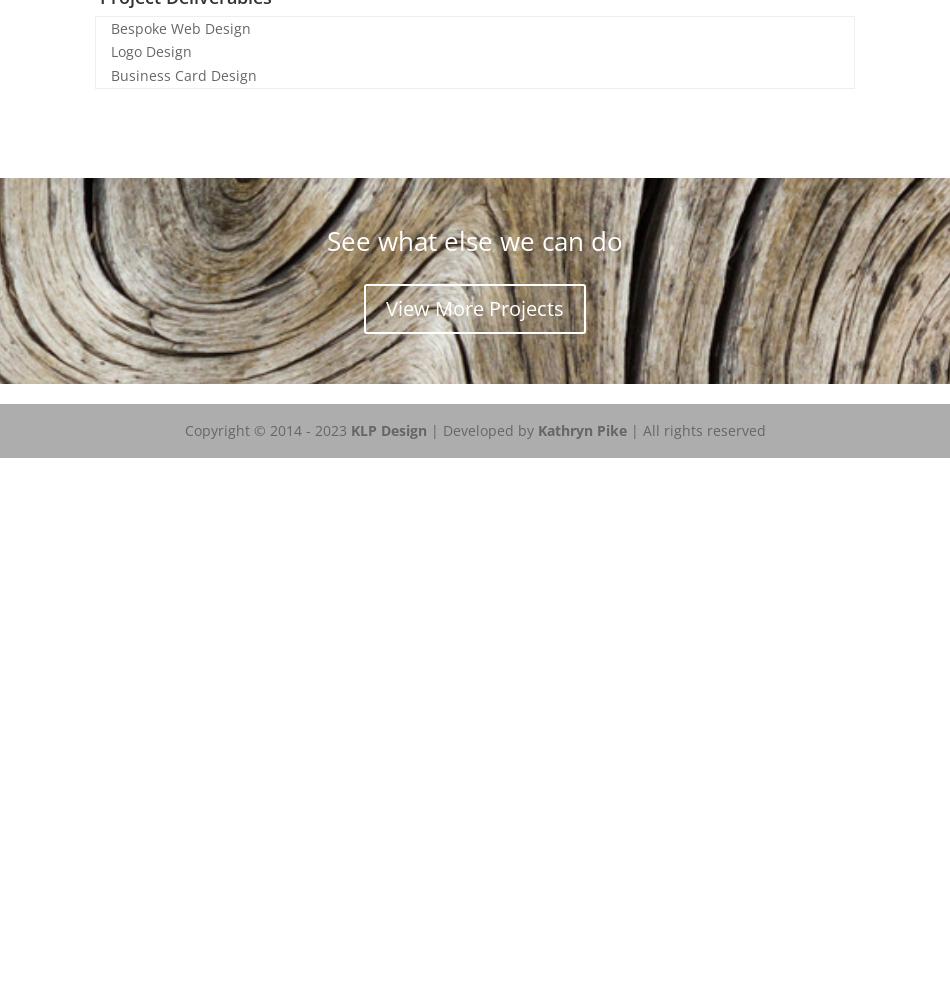  What do you see at coordinates (348, 429) in the screenshot?
I see `'KLP Design'` at bounding box center [348, 429].